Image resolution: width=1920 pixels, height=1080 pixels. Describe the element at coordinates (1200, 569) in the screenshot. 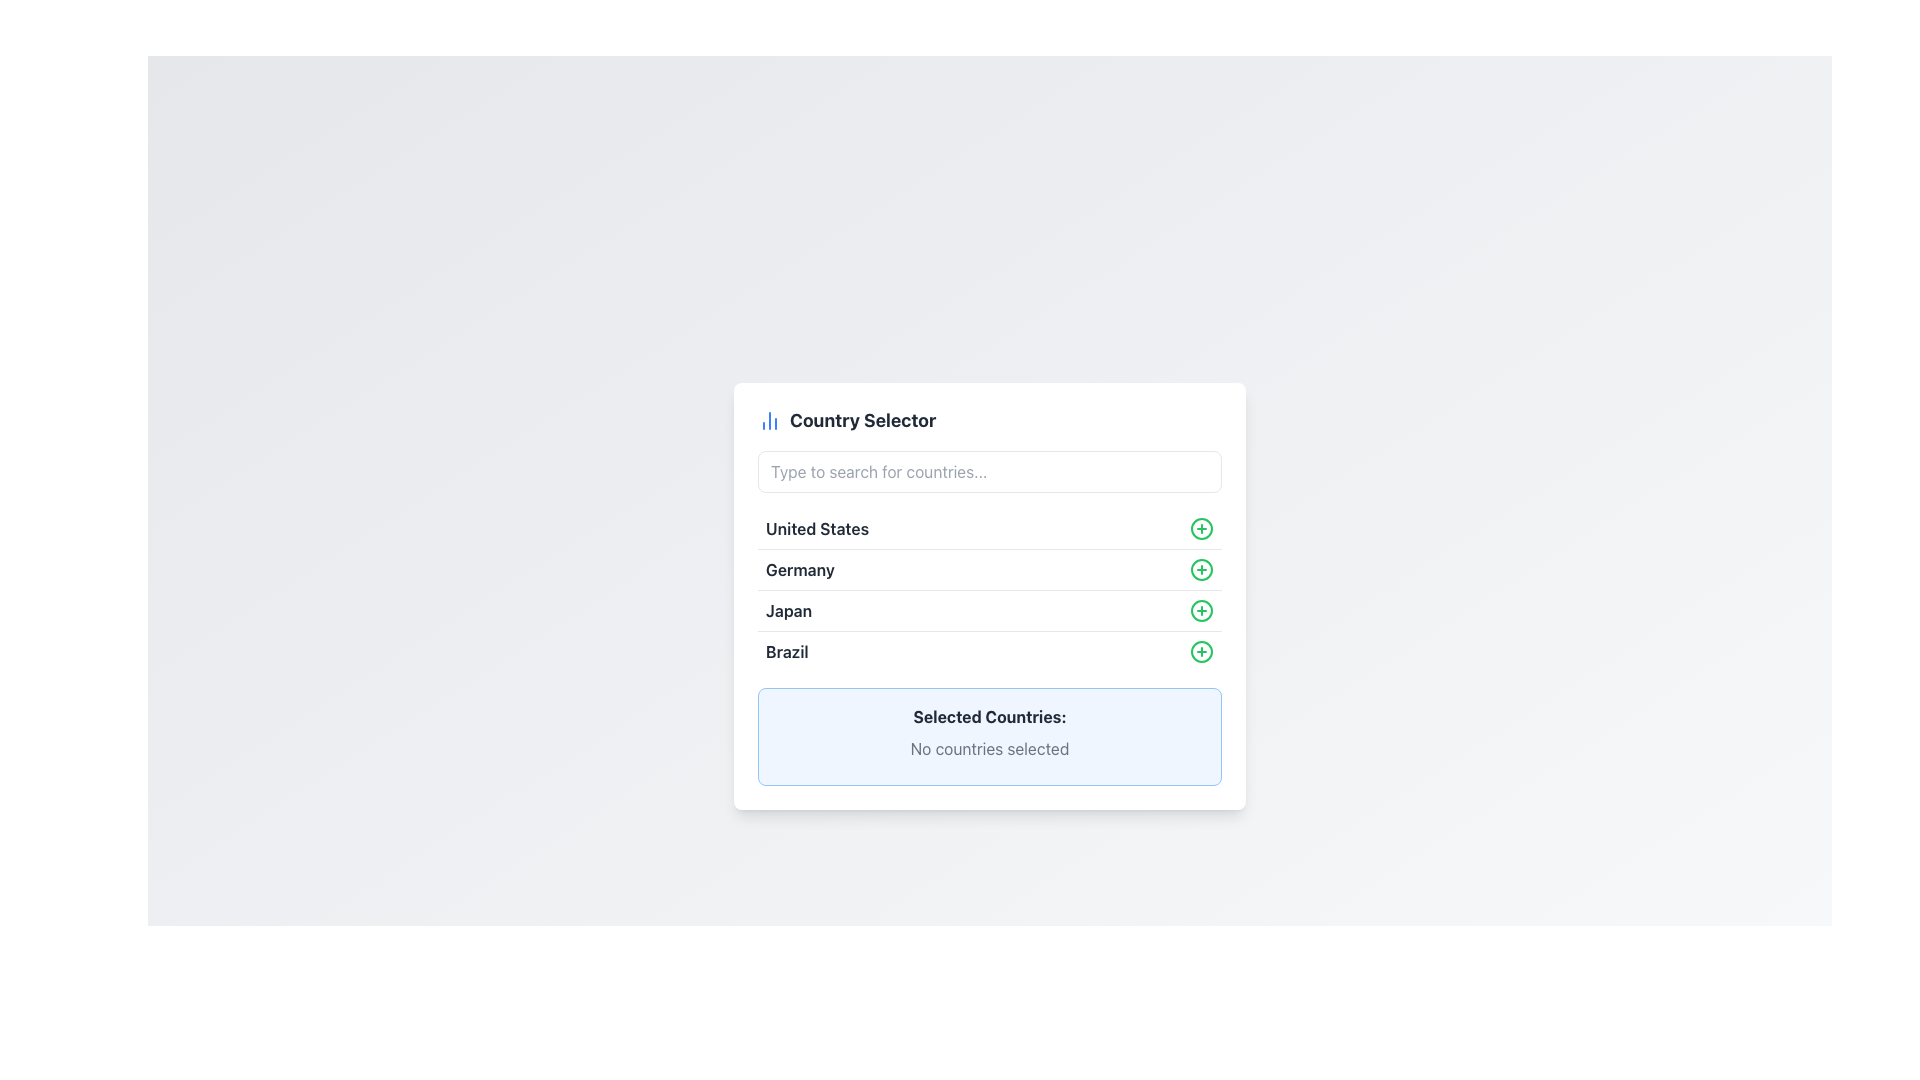

I see `the interactive button for adding Germany to a selection` at that location.